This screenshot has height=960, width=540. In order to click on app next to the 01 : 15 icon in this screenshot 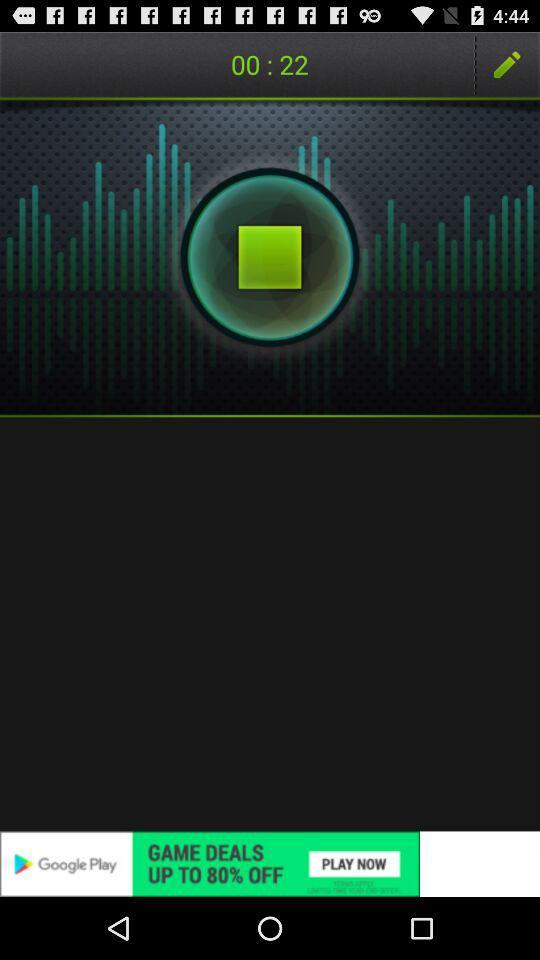, I will do `click(507, 64)`.